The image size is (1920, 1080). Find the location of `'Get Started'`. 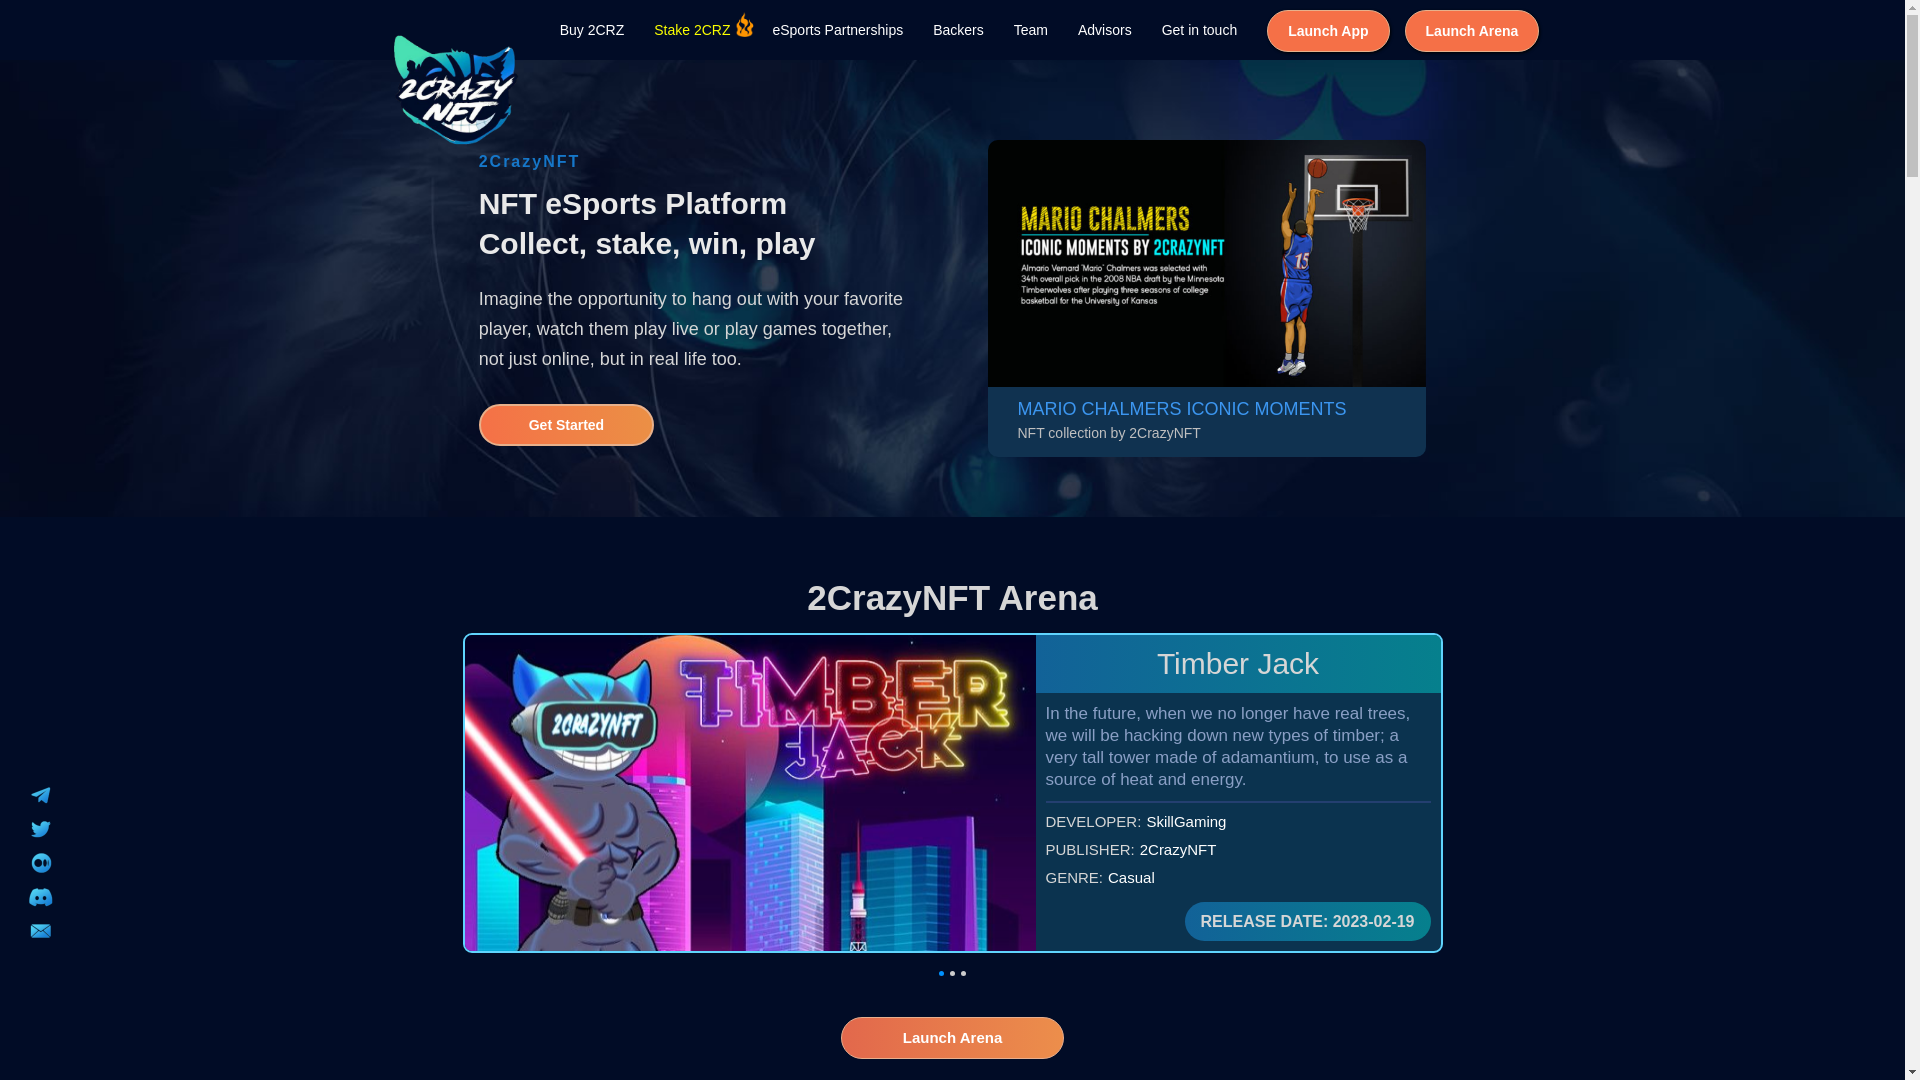

'Get Started' is located at coordinates (565, 423).